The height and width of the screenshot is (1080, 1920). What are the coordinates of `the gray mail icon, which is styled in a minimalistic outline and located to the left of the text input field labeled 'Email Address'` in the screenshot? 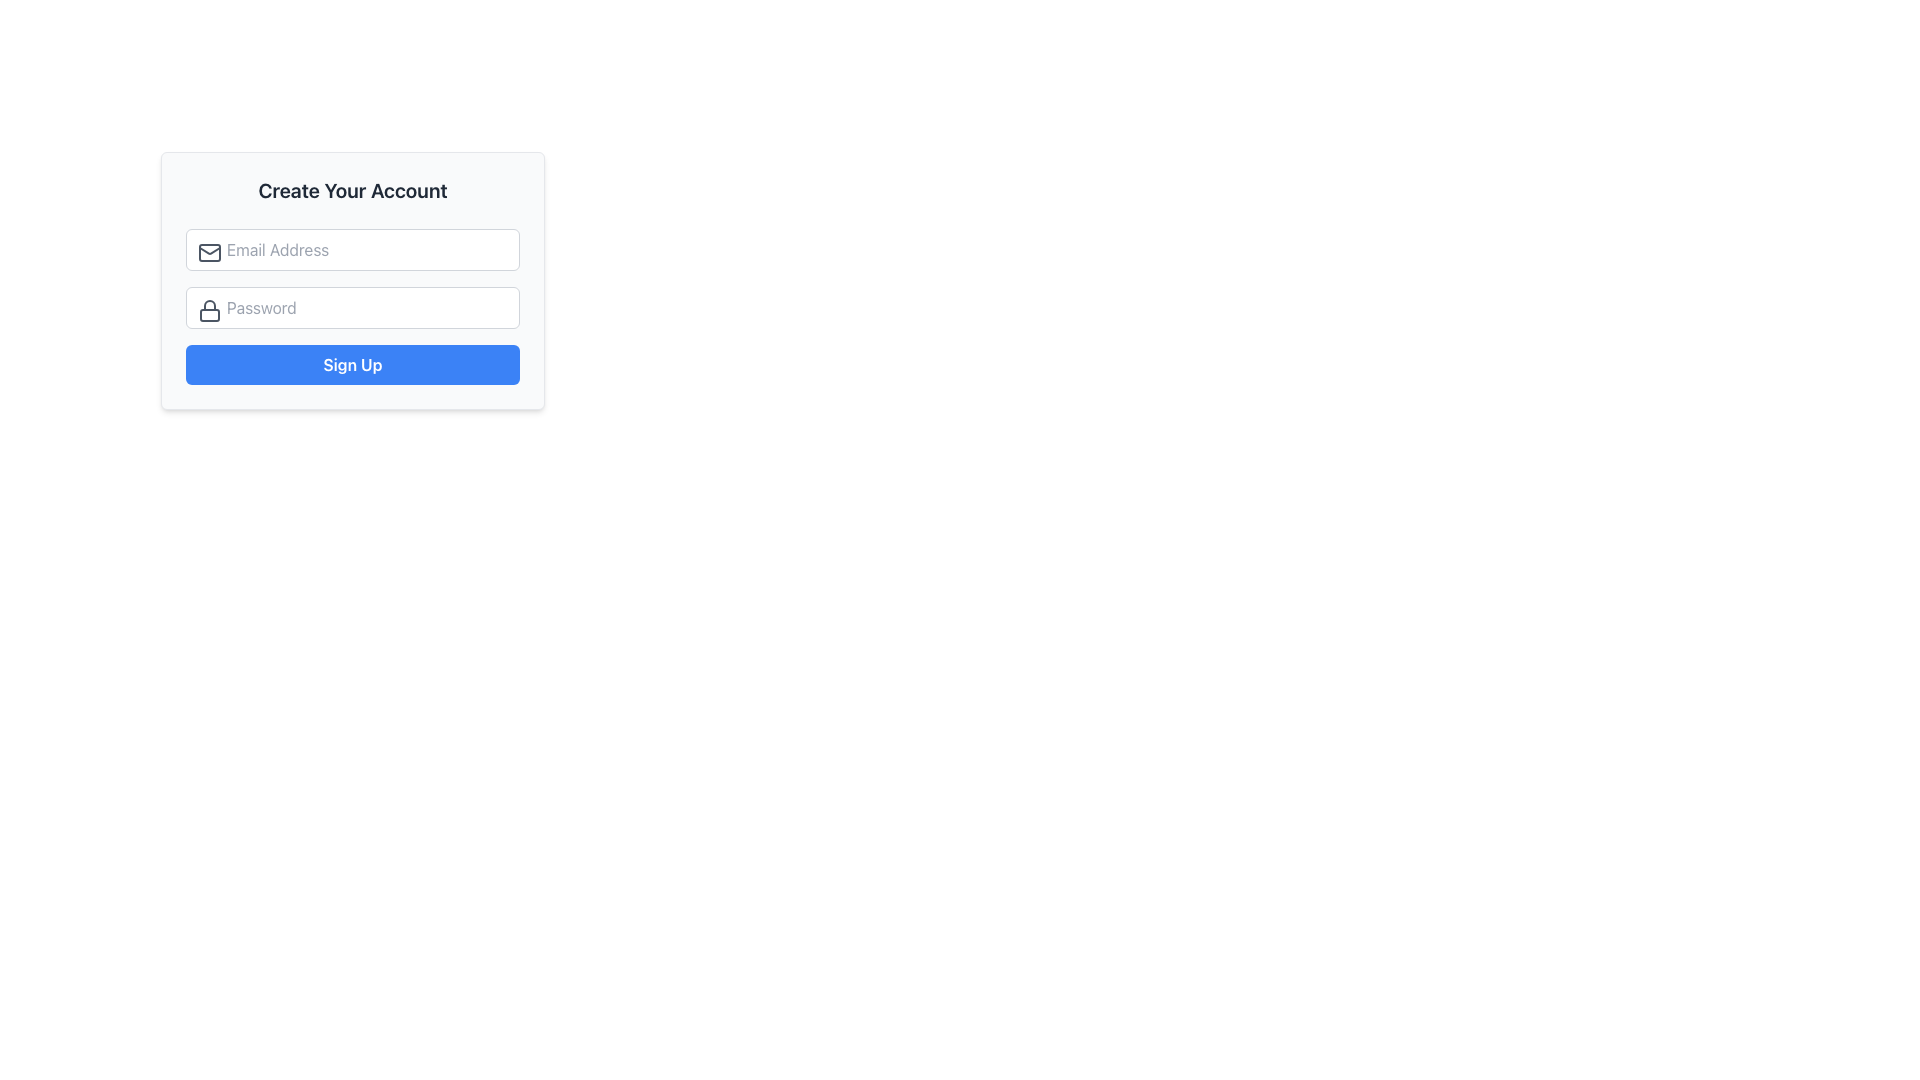 It's located at (210, 252).